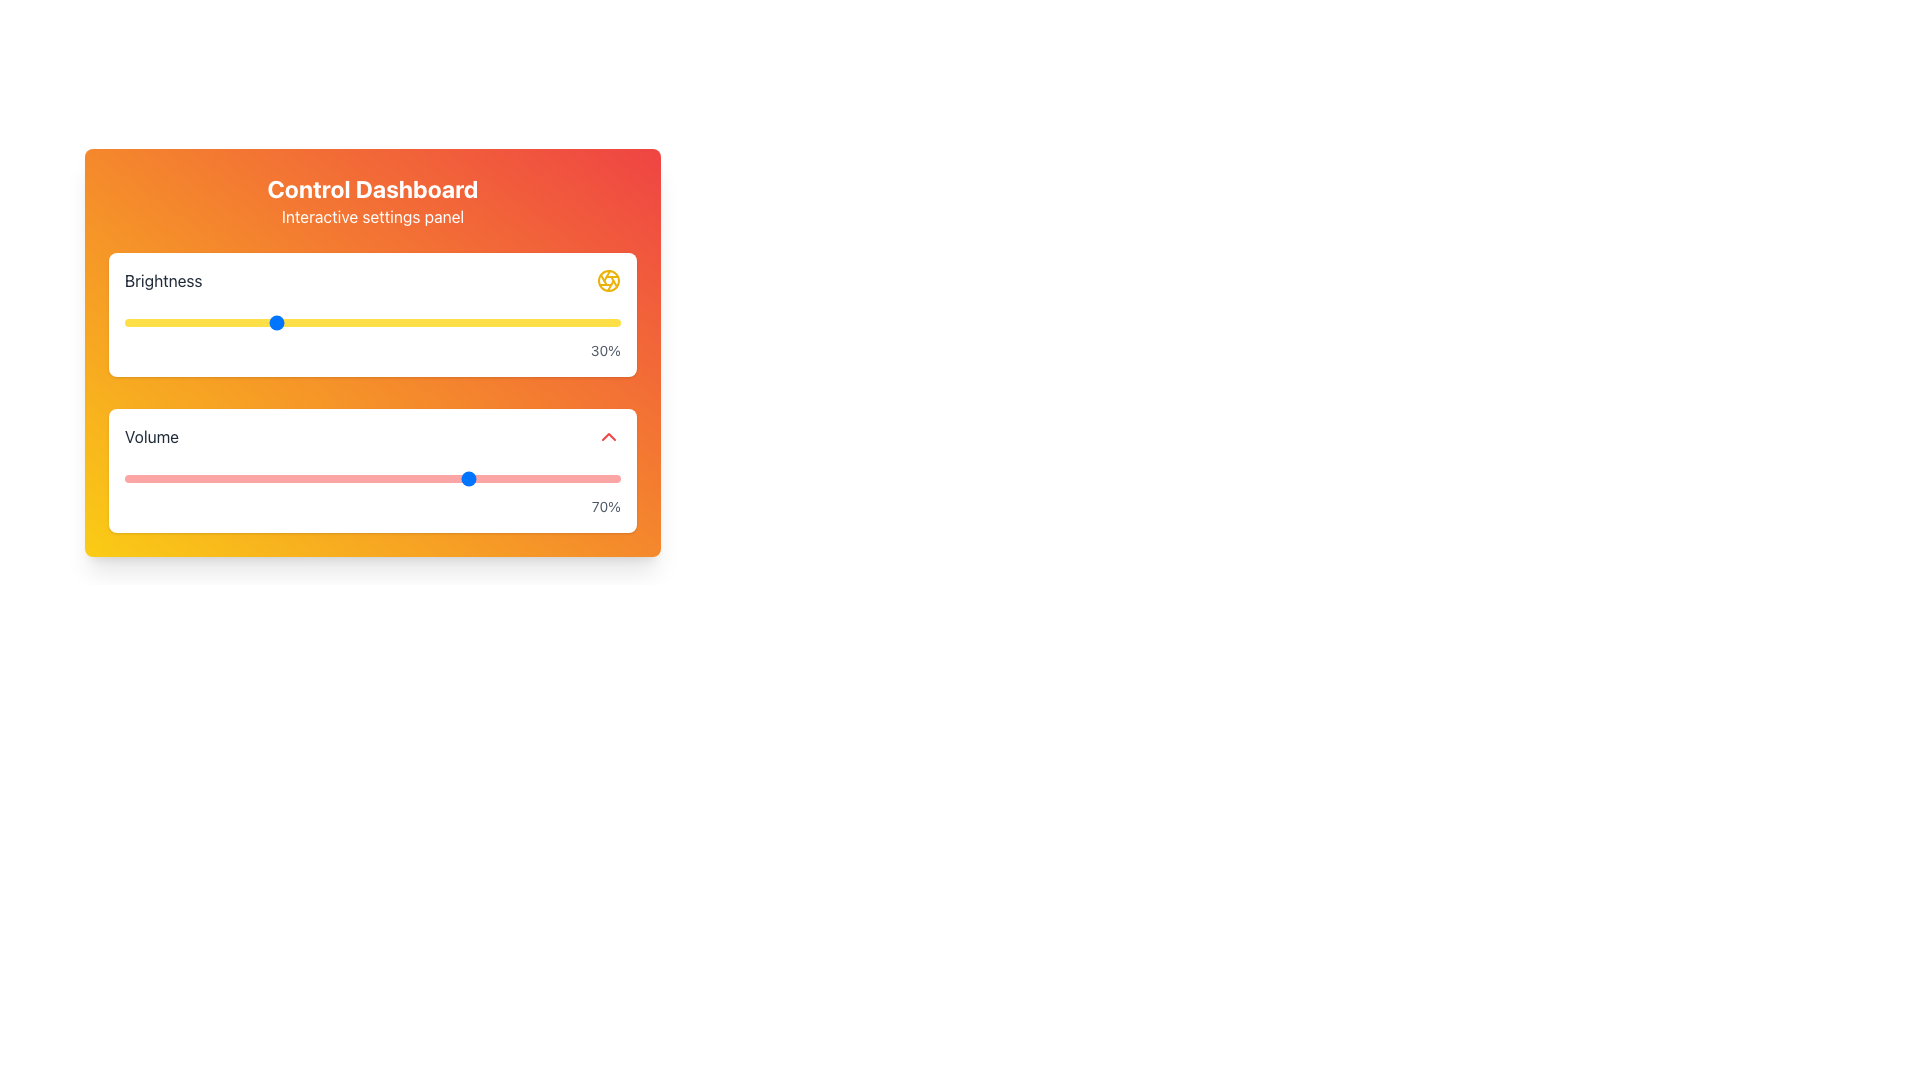 This screenshot has height=1080, width=1920. I want to click on the volume slider, so click(378, 478).